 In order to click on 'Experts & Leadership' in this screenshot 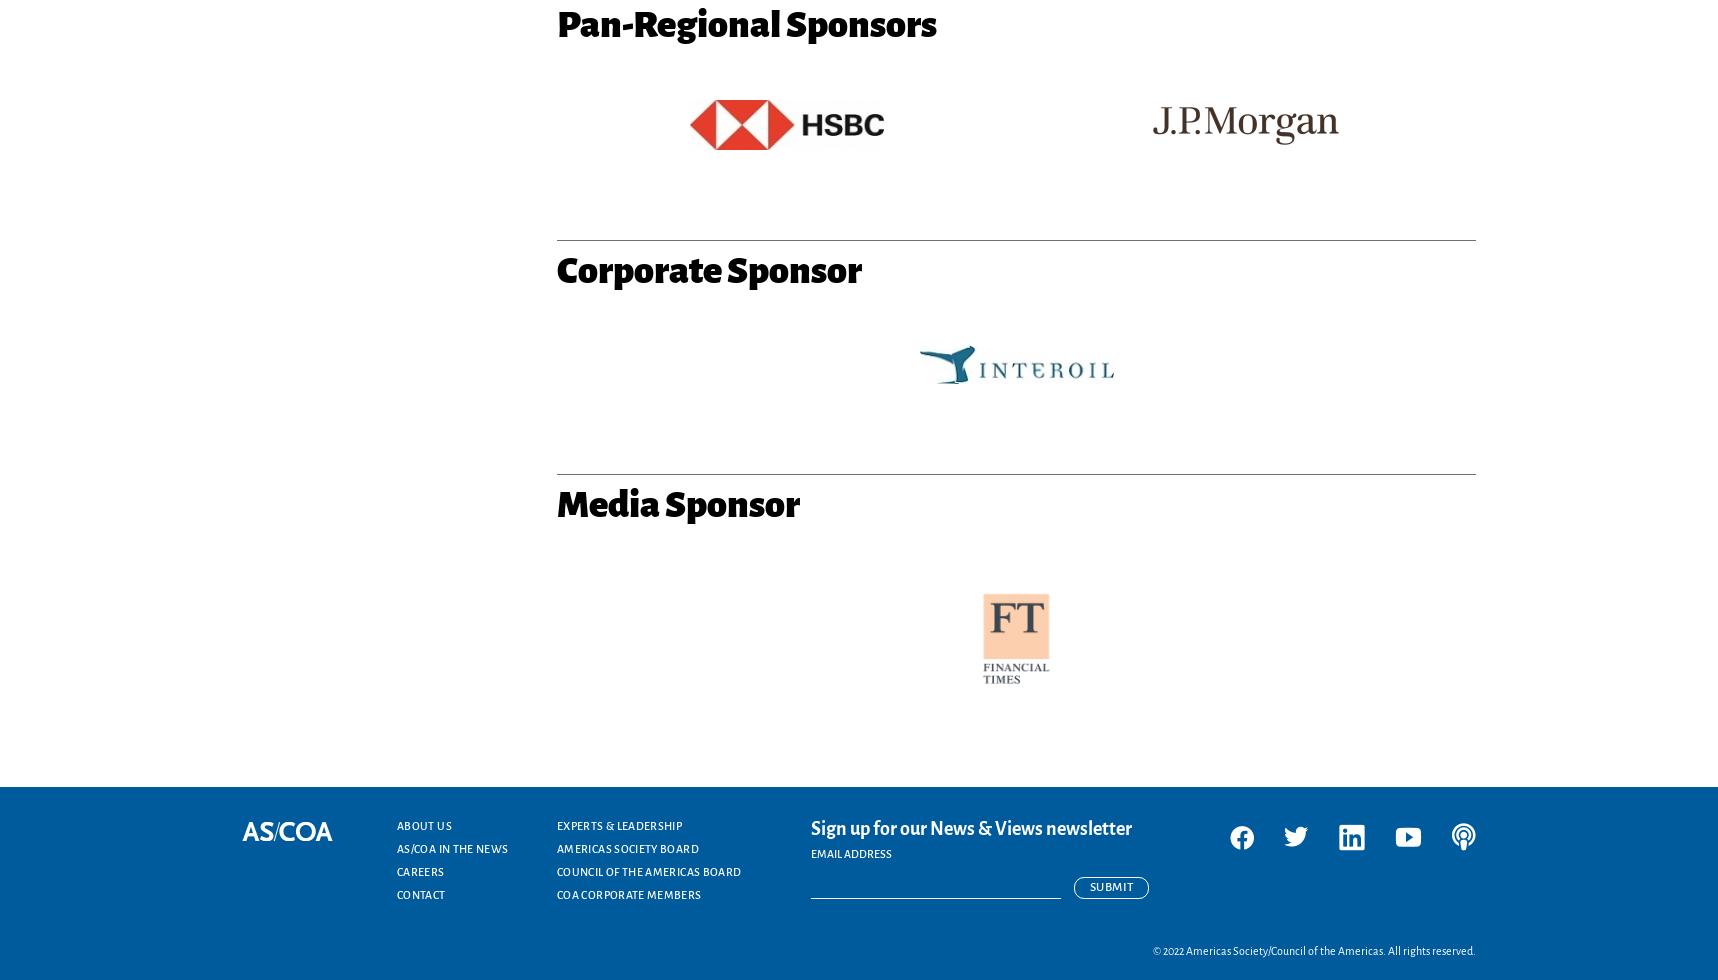, I will do `click(619, 824)`.